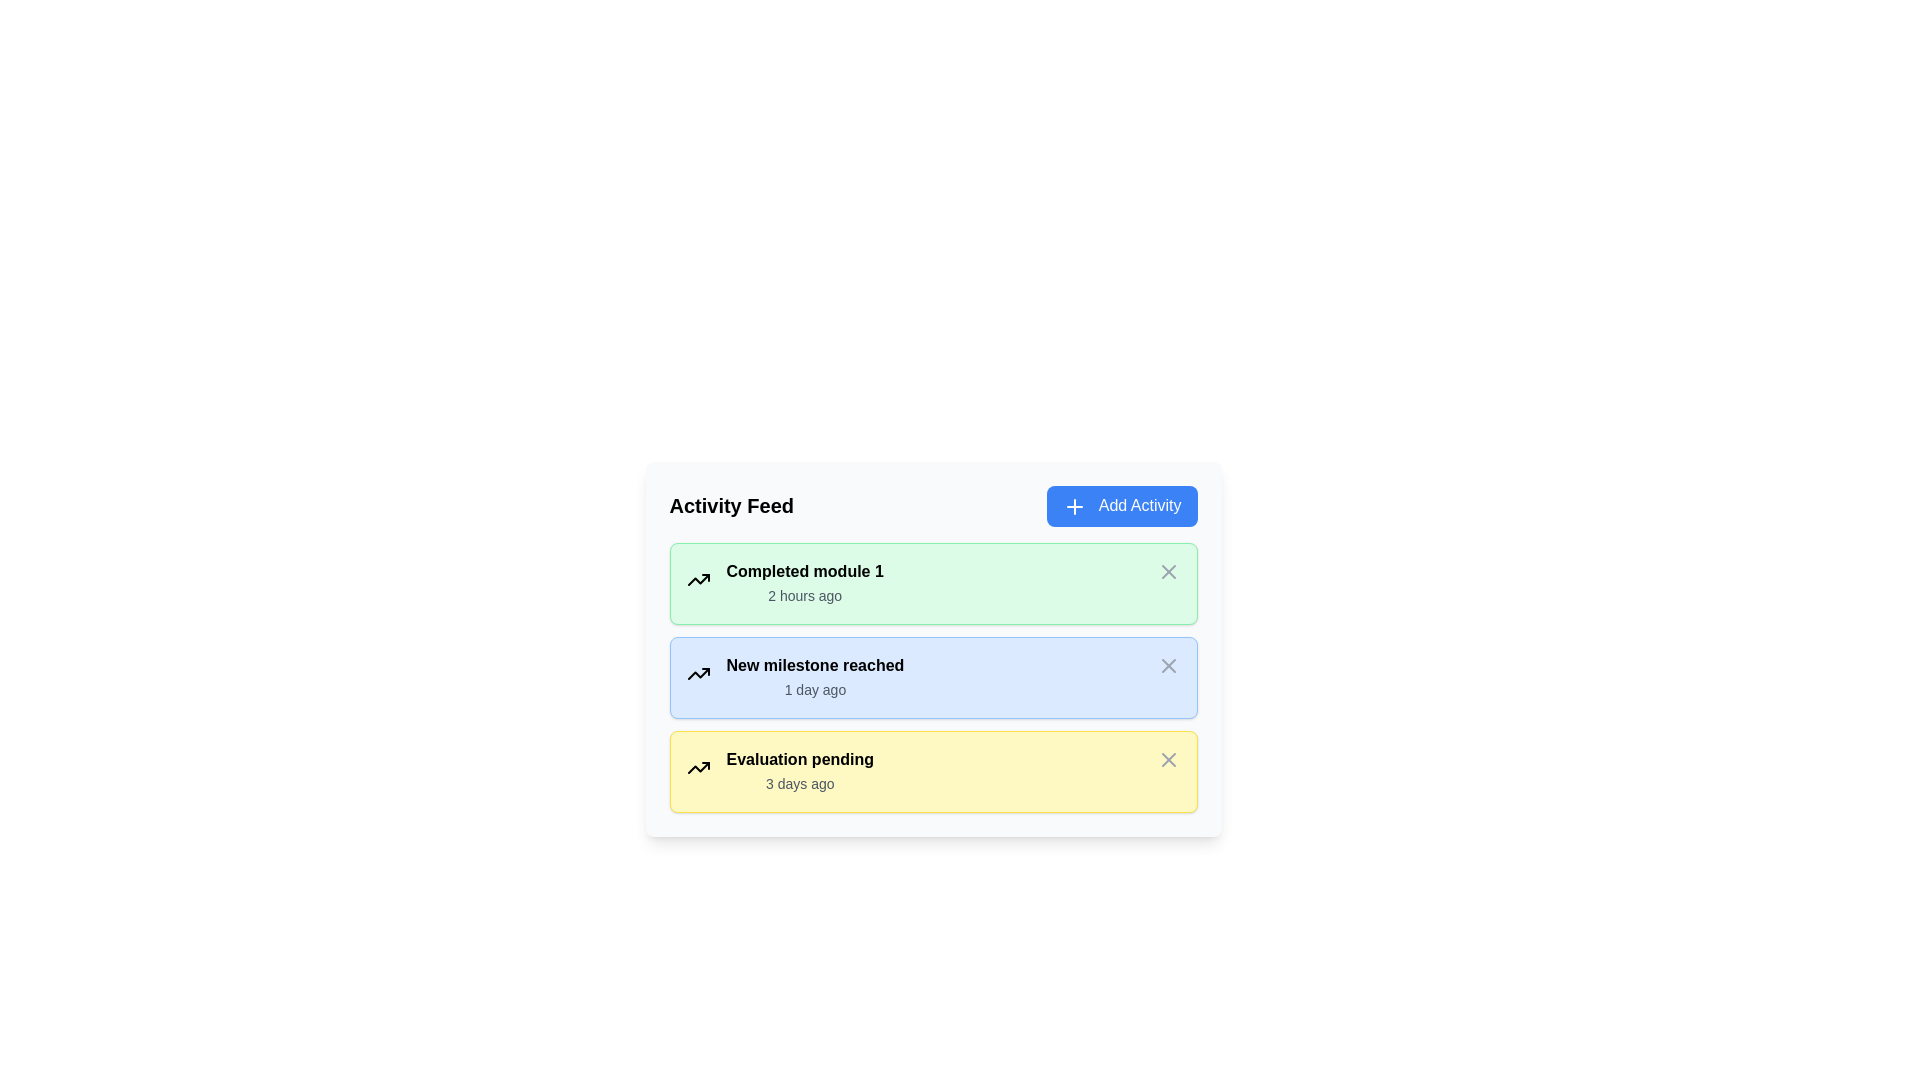 The height and width of the screenshot is (1080, 1920). Describe the element at coordinates (1074, 505) in the screenshot. I see `the gray plus (+) symbol located at the center-left of the blue rounded button labeled 'Add Activity' in the top-right corner of the 'Activity Feed' section` at that location.